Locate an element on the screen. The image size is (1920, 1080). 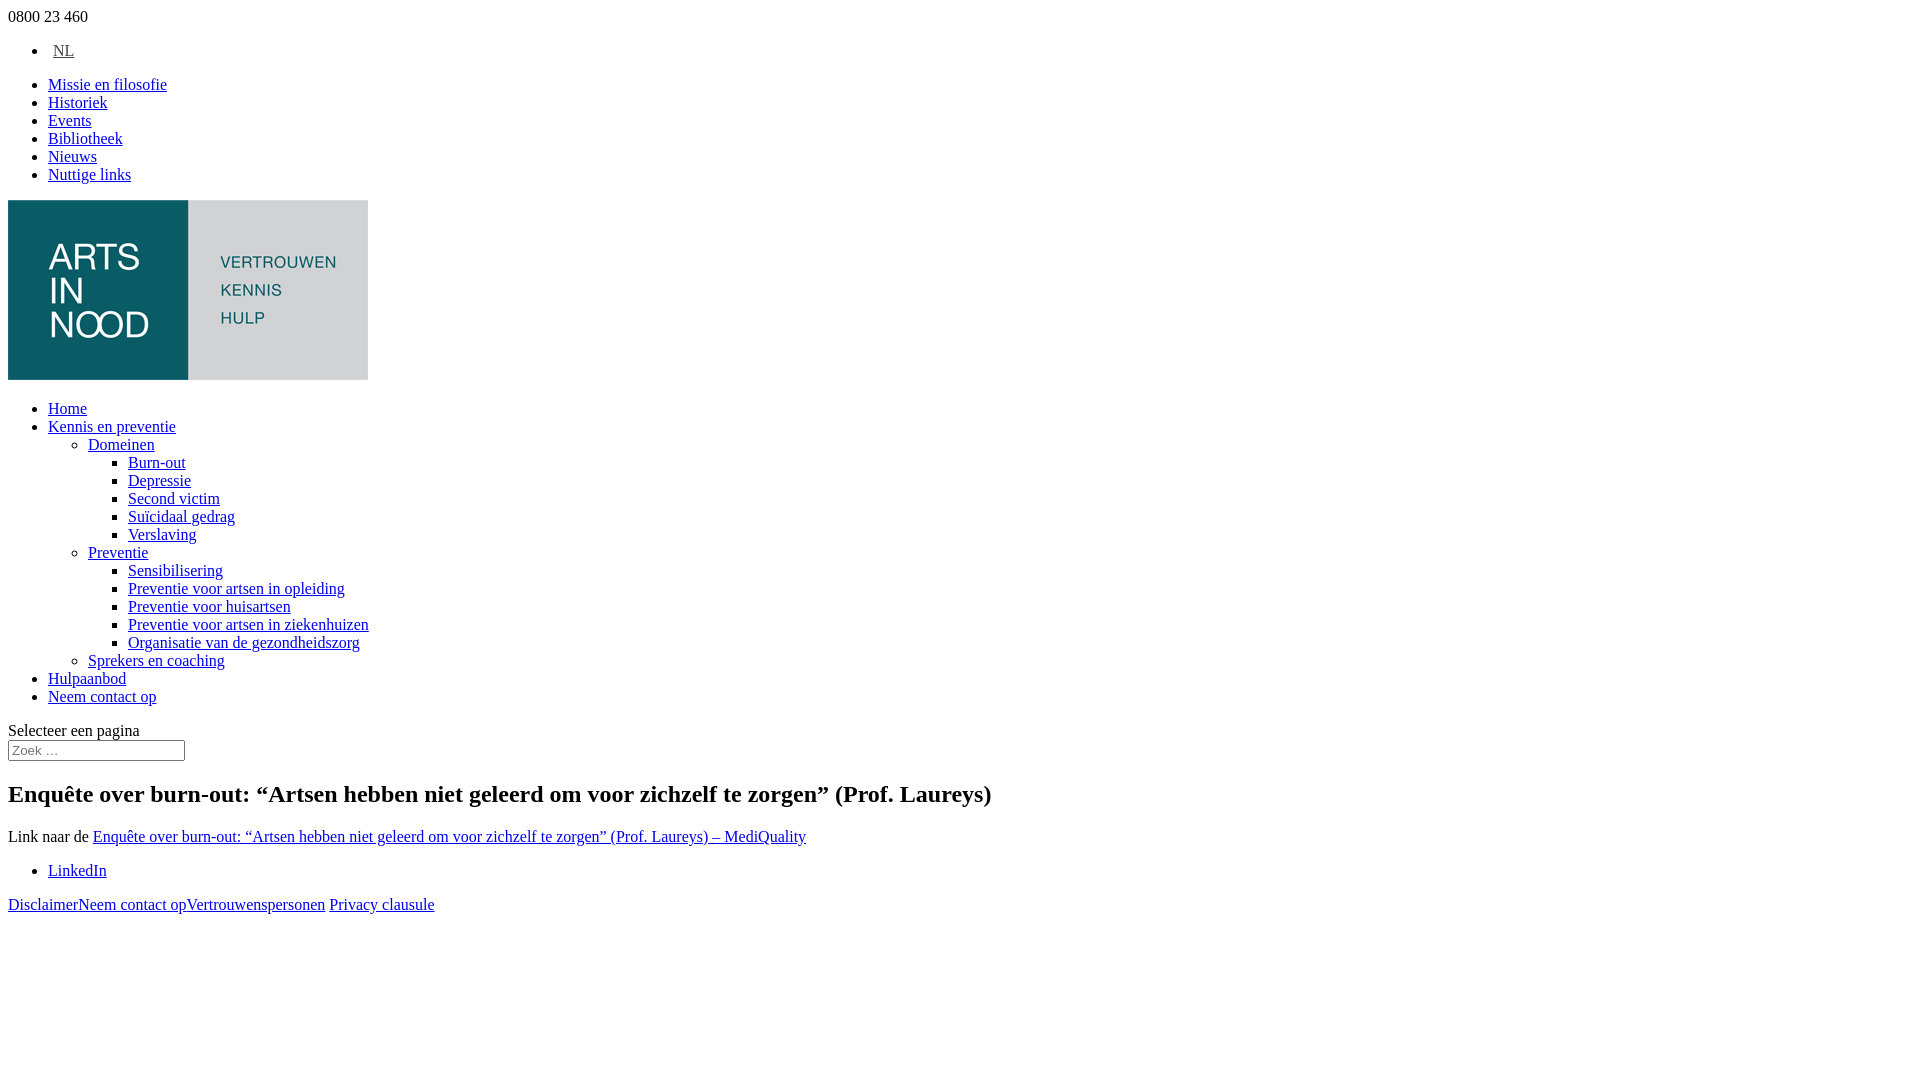
'Kennis en preventie' is located at coordinates (110, 425).